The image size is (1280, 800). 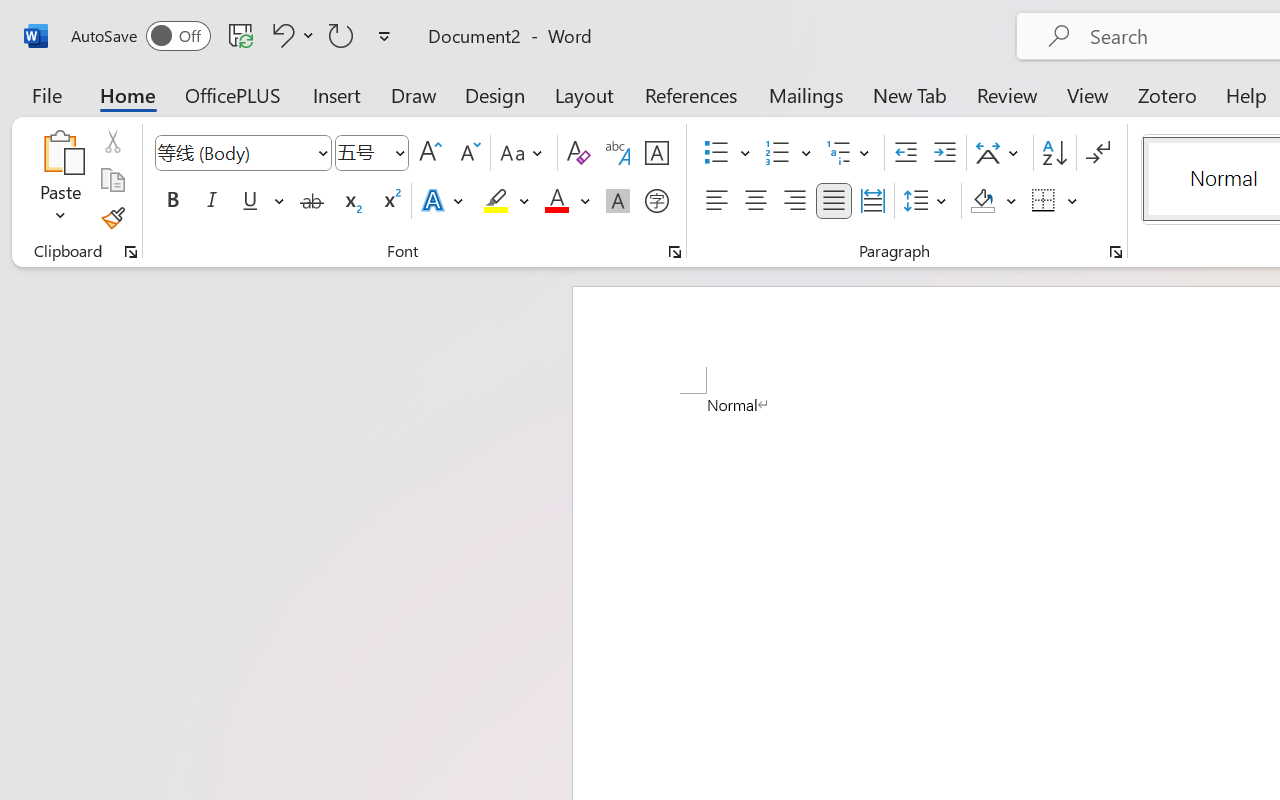 I want to click on 'OfficePLUS', so click(x=233, y=94).